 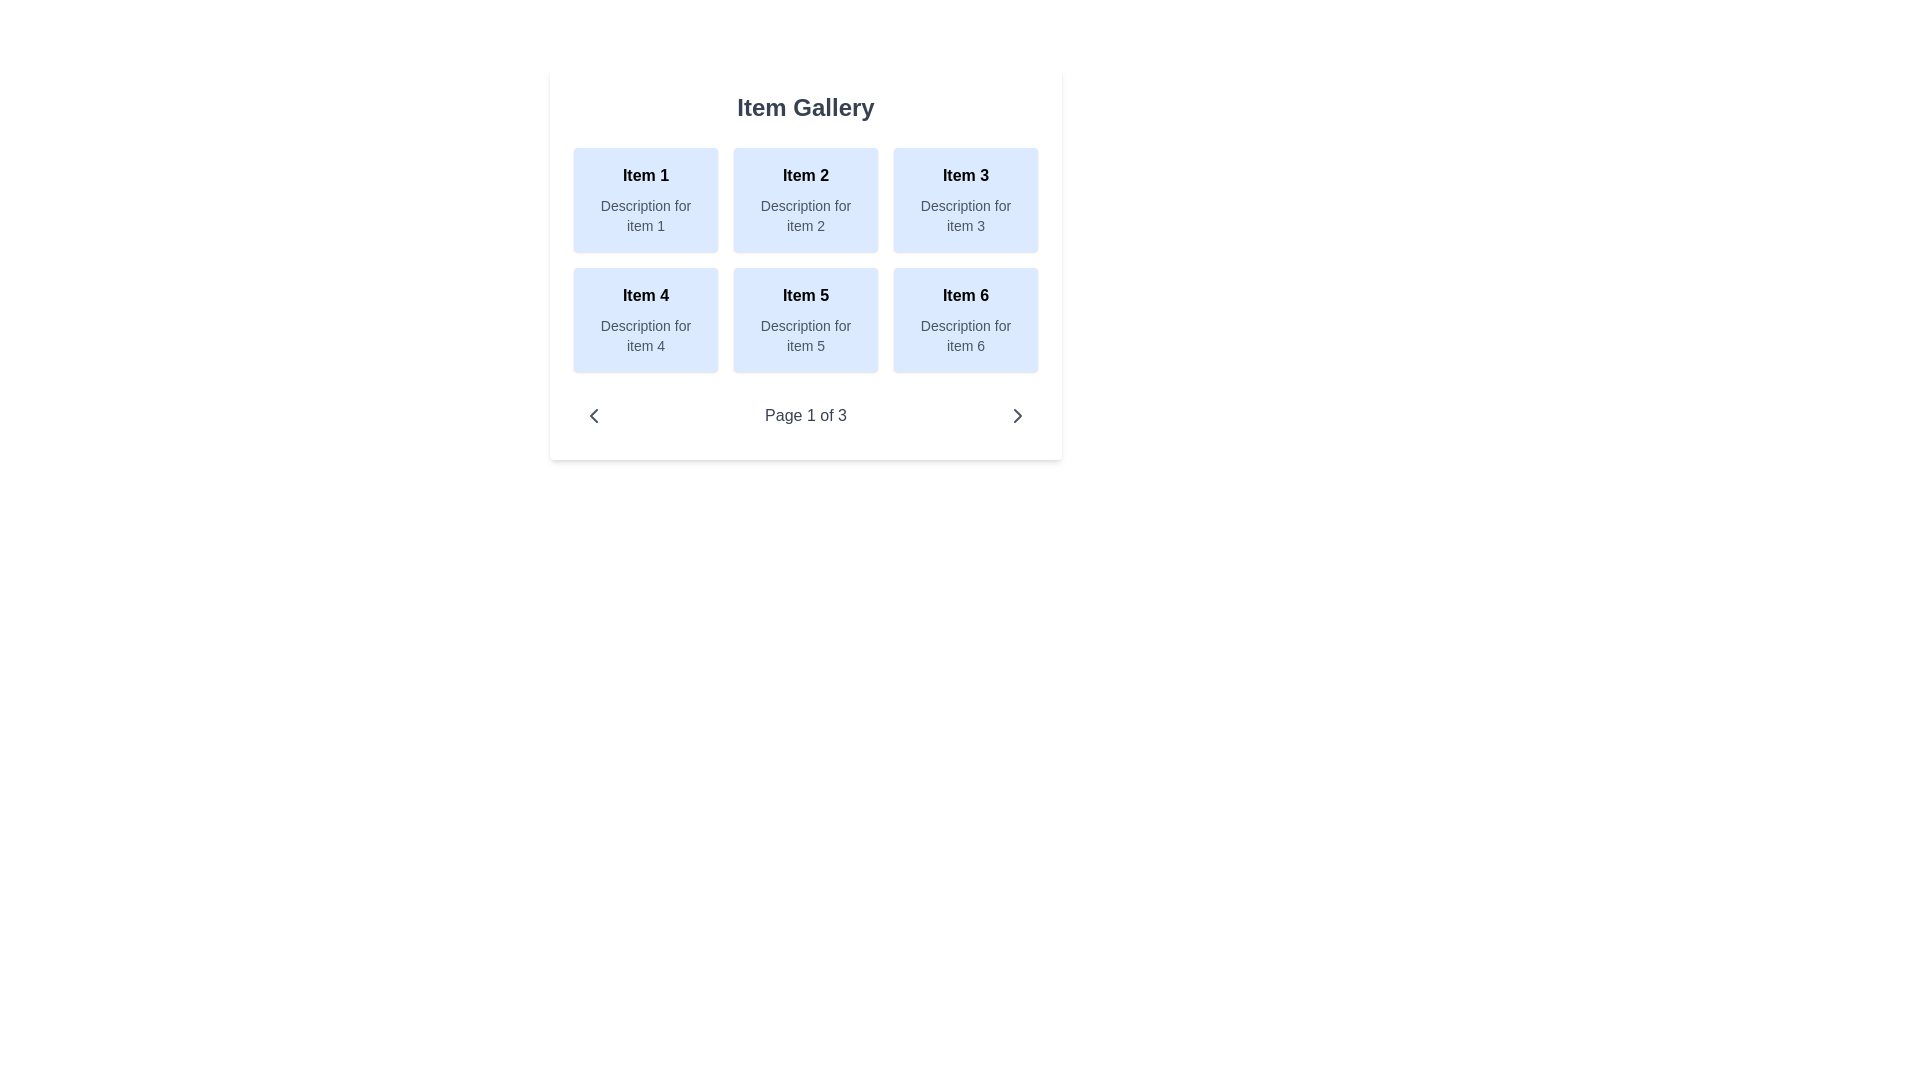 What do you see at coordinates (806, 216) in the screenshot?
I see `the Text Label that displays the description for 'Item 2' in the gallery, located directly below the 'Item 2' label` at bounding box center [806, 216].